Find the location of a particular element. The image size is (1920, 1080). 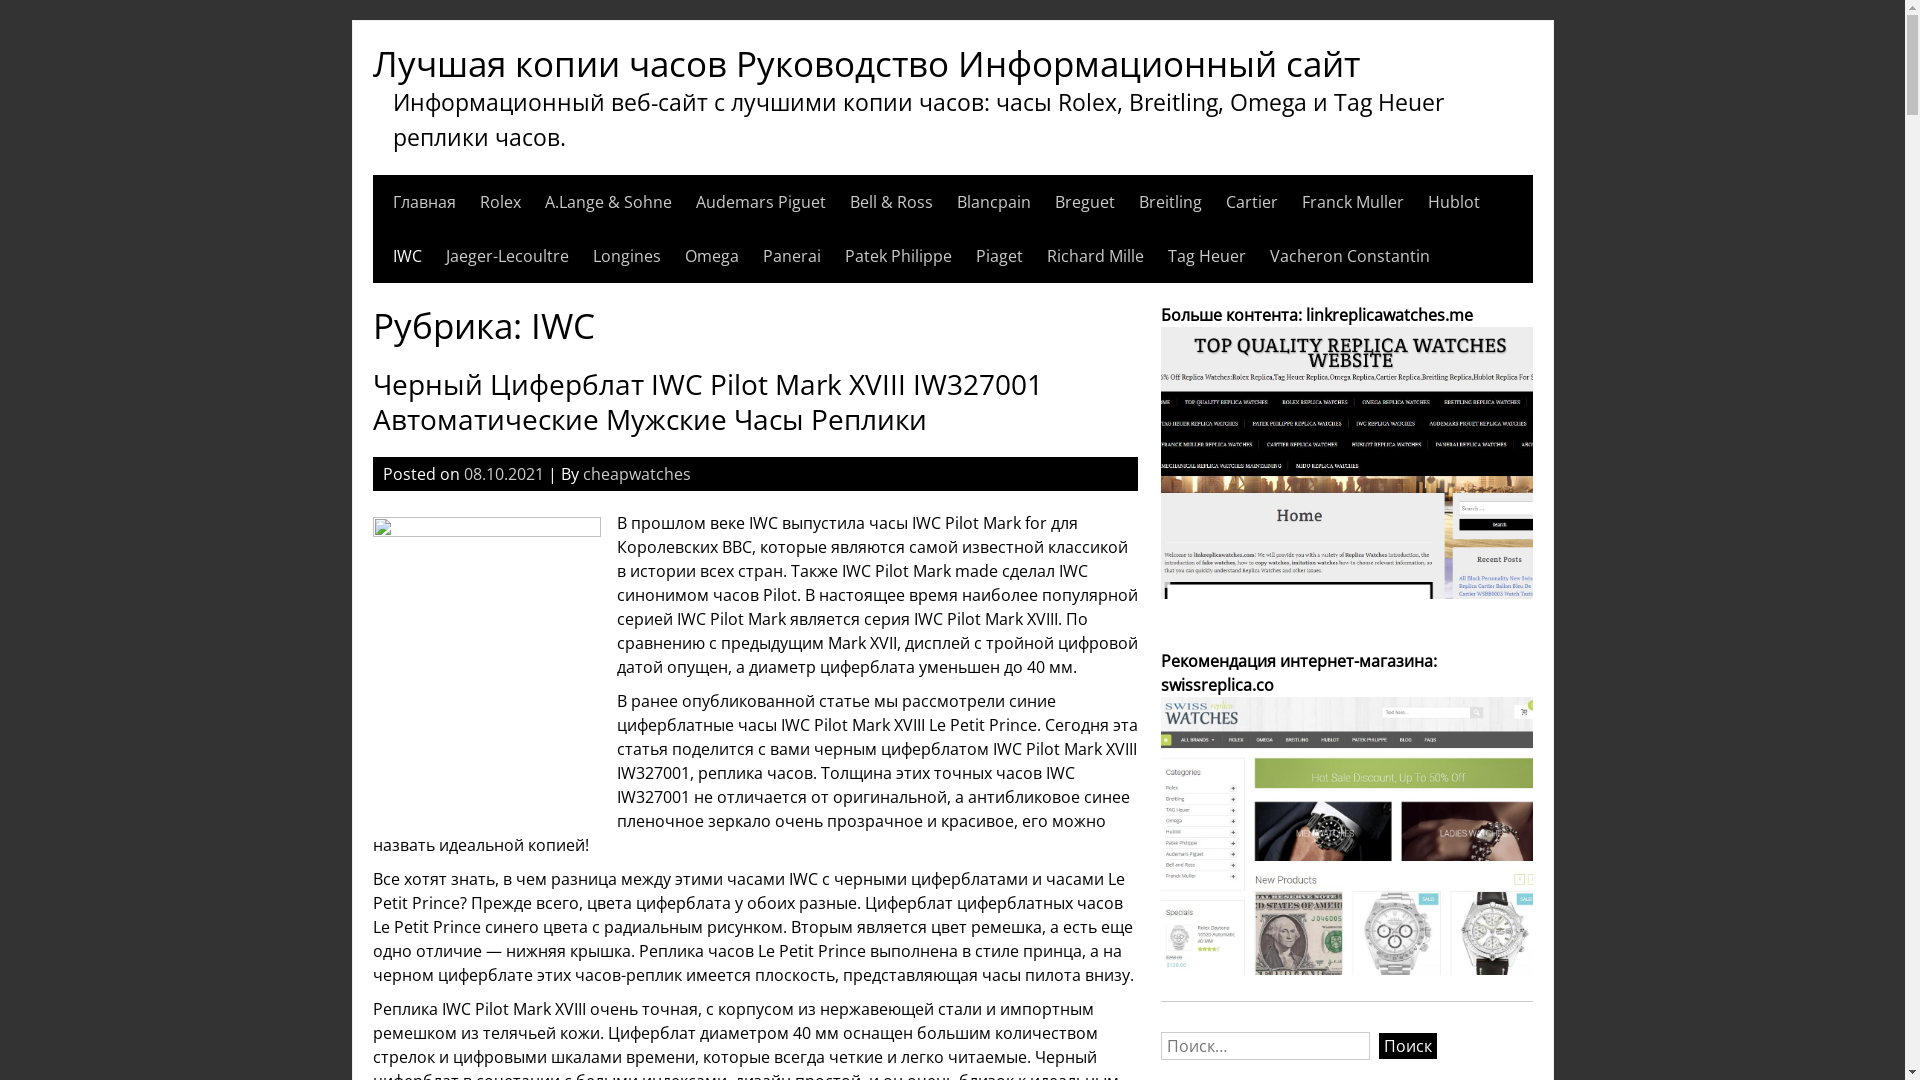

'Cartier' is located at coordinates (1251, 201).